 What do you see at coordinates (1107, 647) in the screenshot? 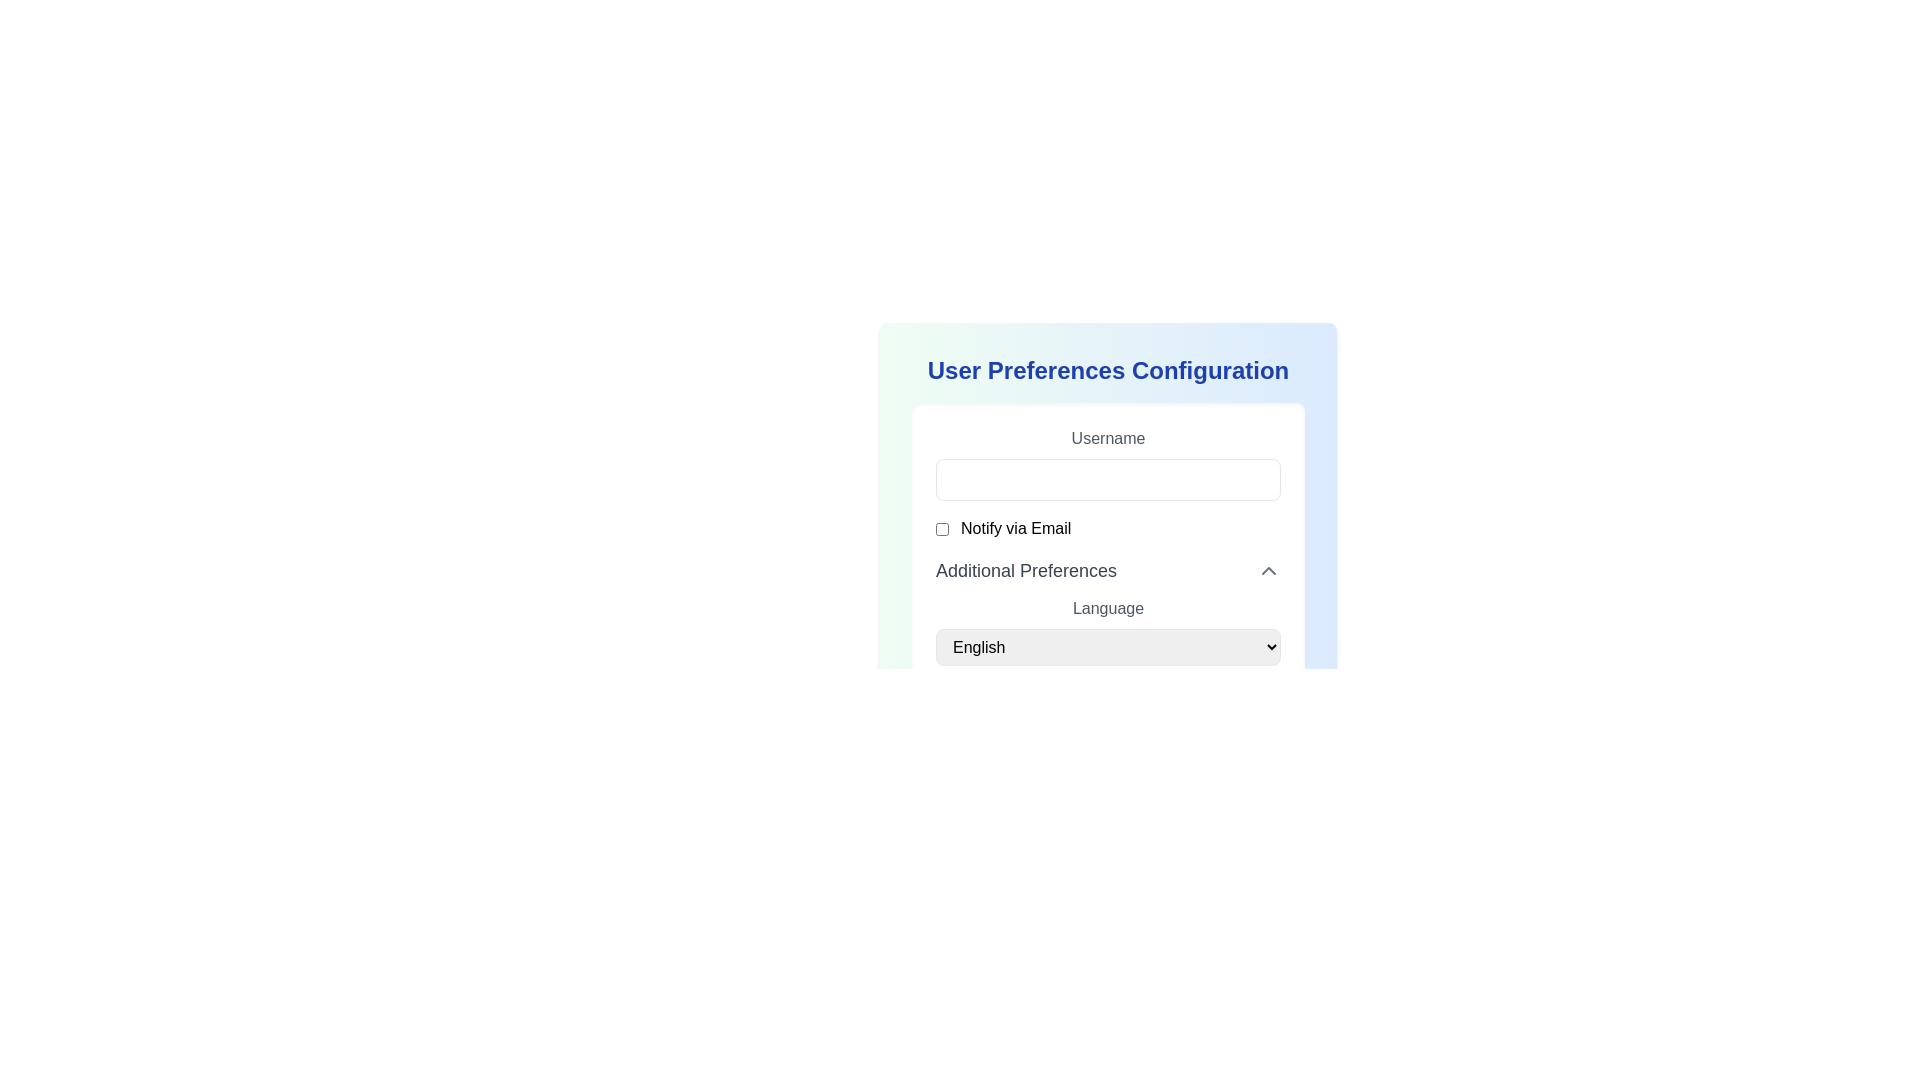
I see `the dropdown menu displaying 'English'` at bounding box center [1107, 647].